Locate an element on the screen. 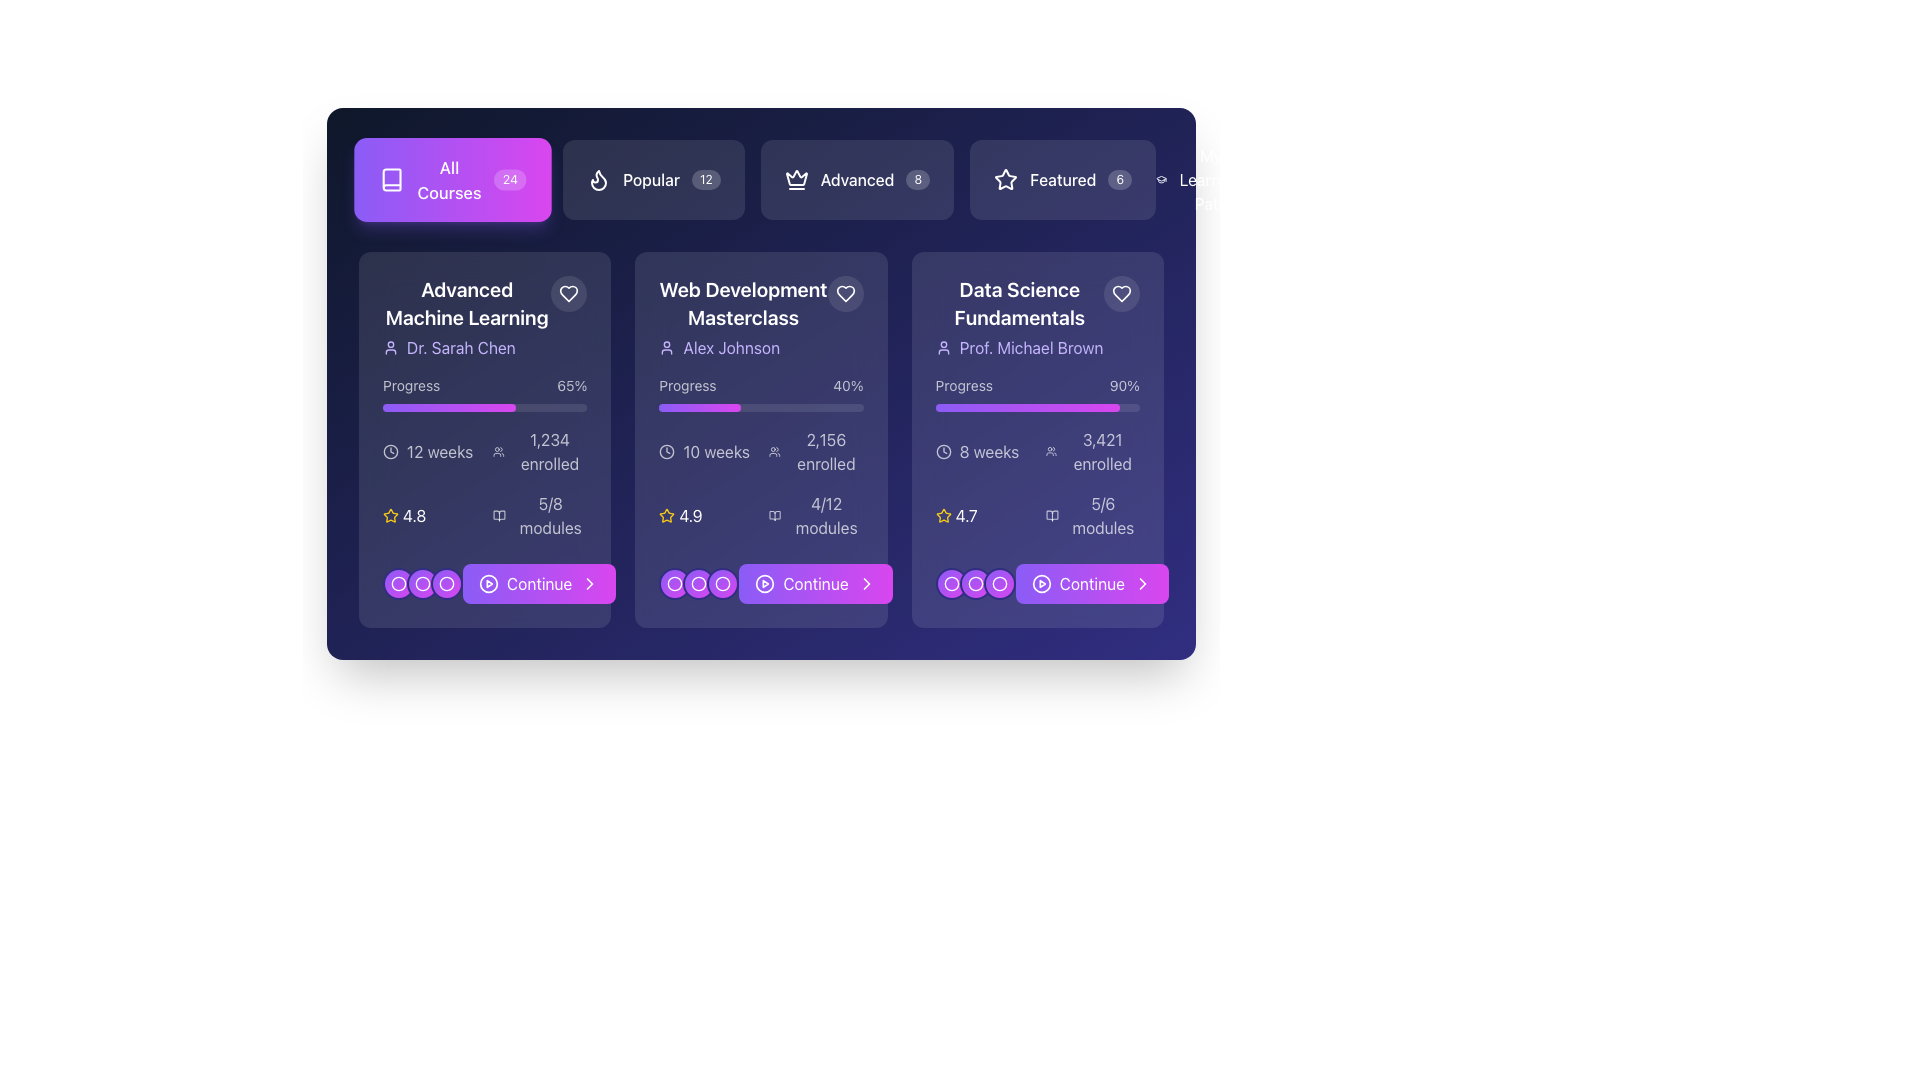 Image resolution: width=1920 pixels, height=1080 pixels. the text label displaying '12 weeks' which is positioned to the right of a clock icon in the bottom-left section of the 'Advanced Machine Learning' card is located at coordinates (439, 451).